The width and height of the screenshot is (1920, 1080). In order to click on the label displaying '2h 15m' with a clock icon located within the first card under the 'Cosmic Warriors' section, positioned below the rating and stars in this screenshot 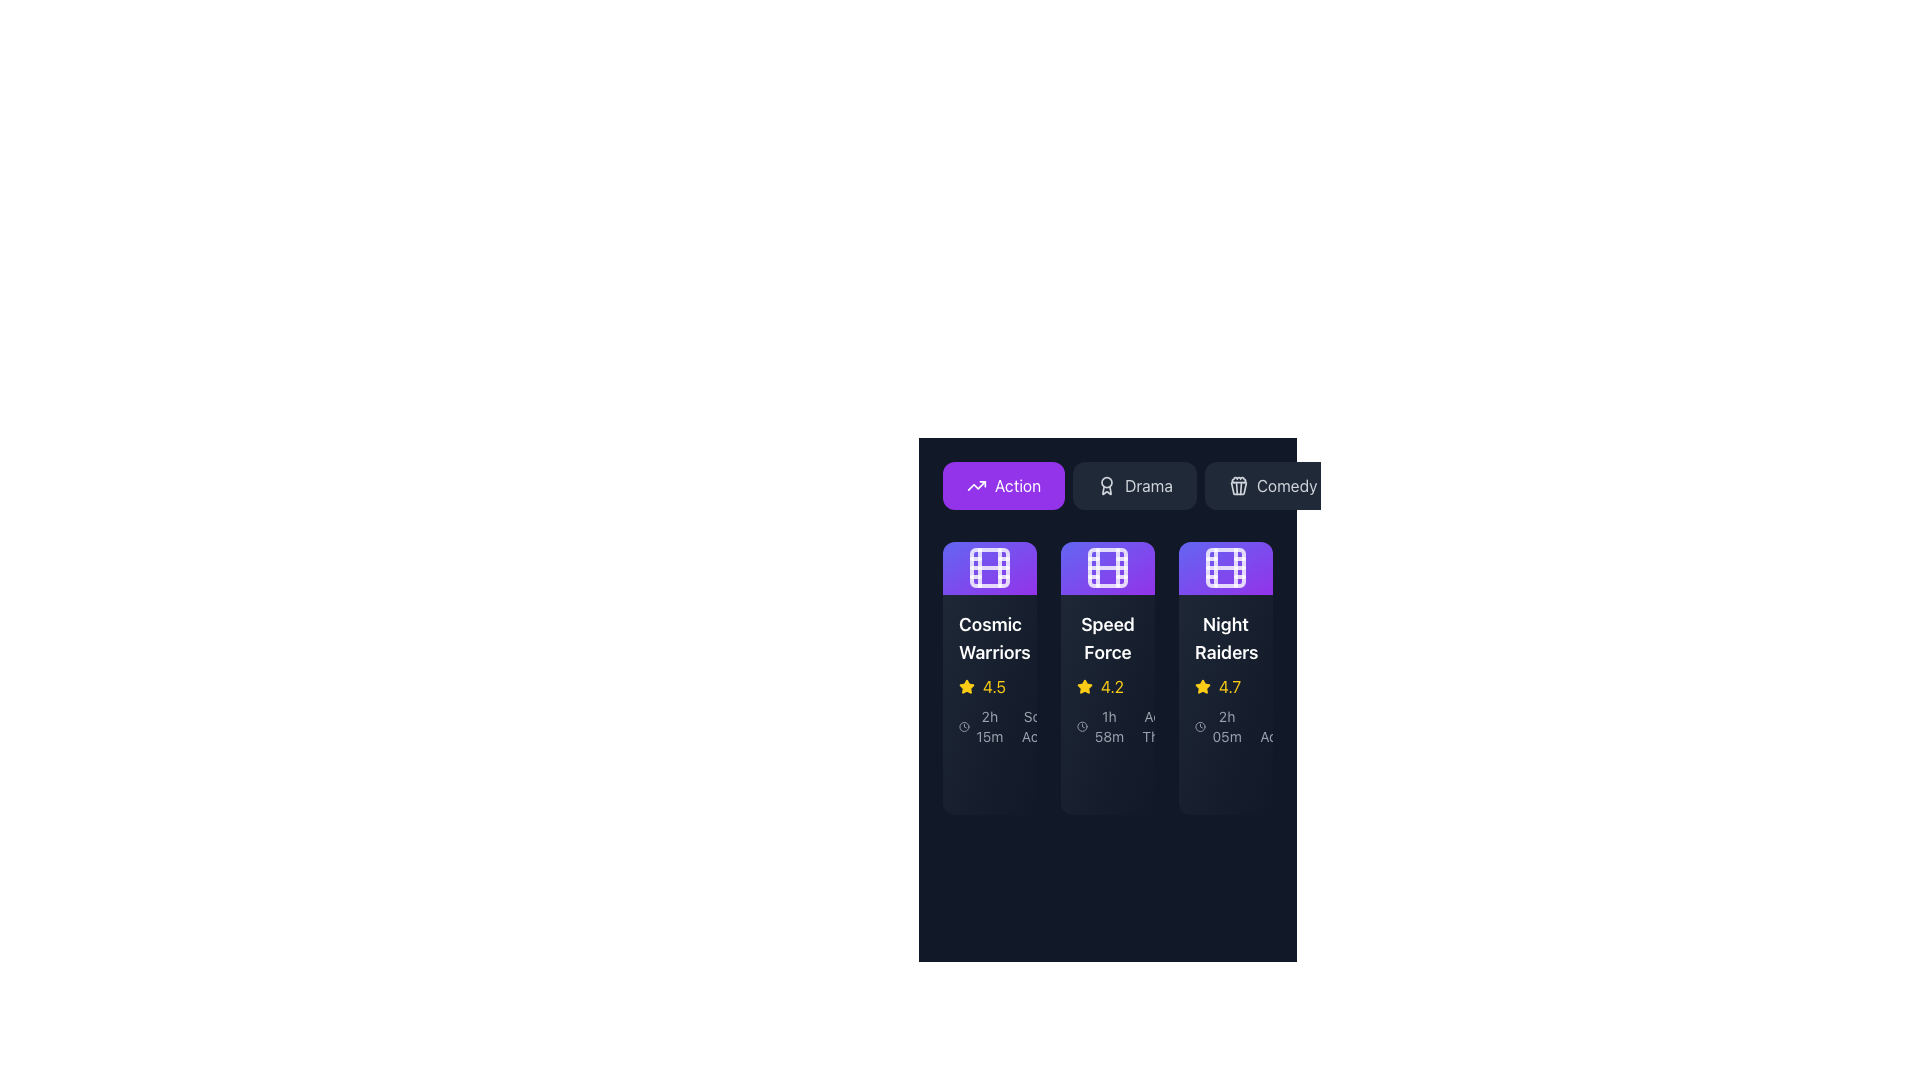, I will do `click(989, 725)`.